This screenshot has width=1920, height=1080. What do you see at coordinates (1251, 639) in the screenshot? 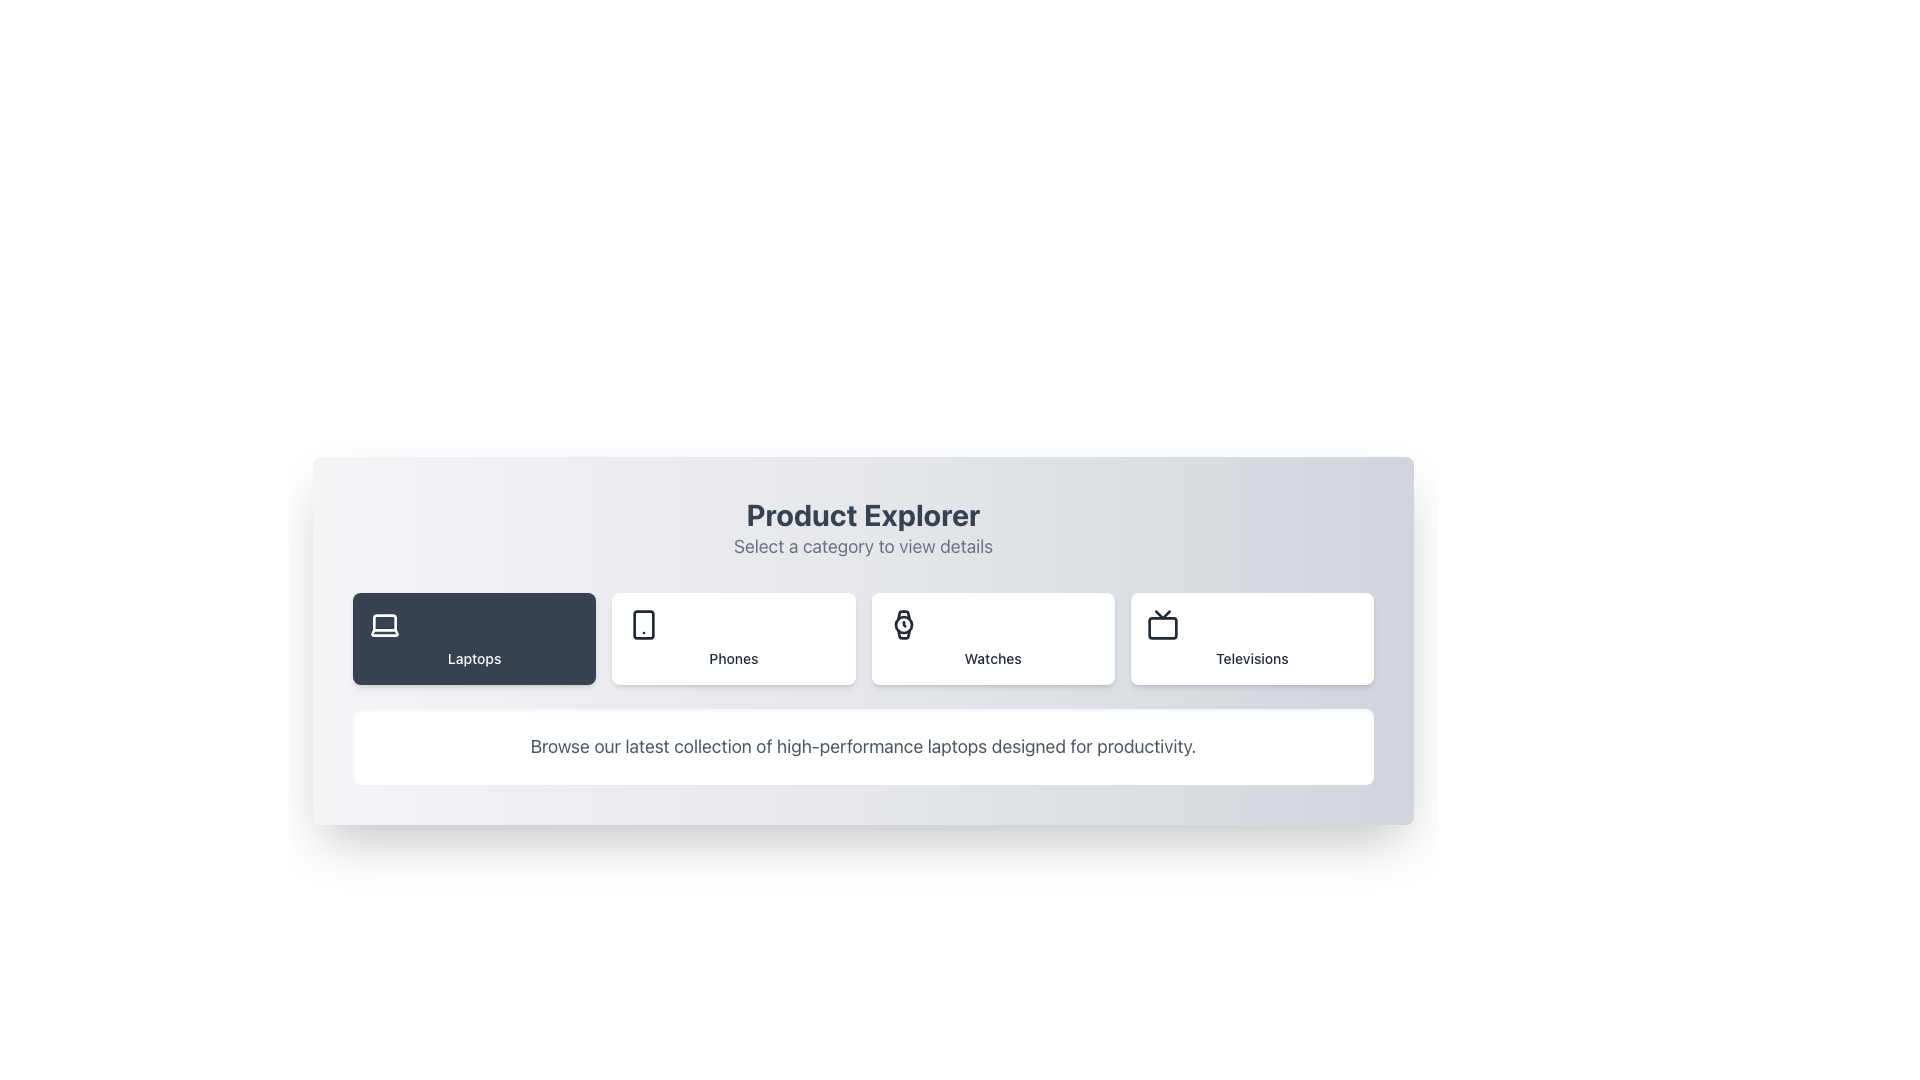
I see `the 'Televisions' category button, which is the last button in a horizontal grid of four buttons, to apply a hover effect` at bounding box center [1251, 639].